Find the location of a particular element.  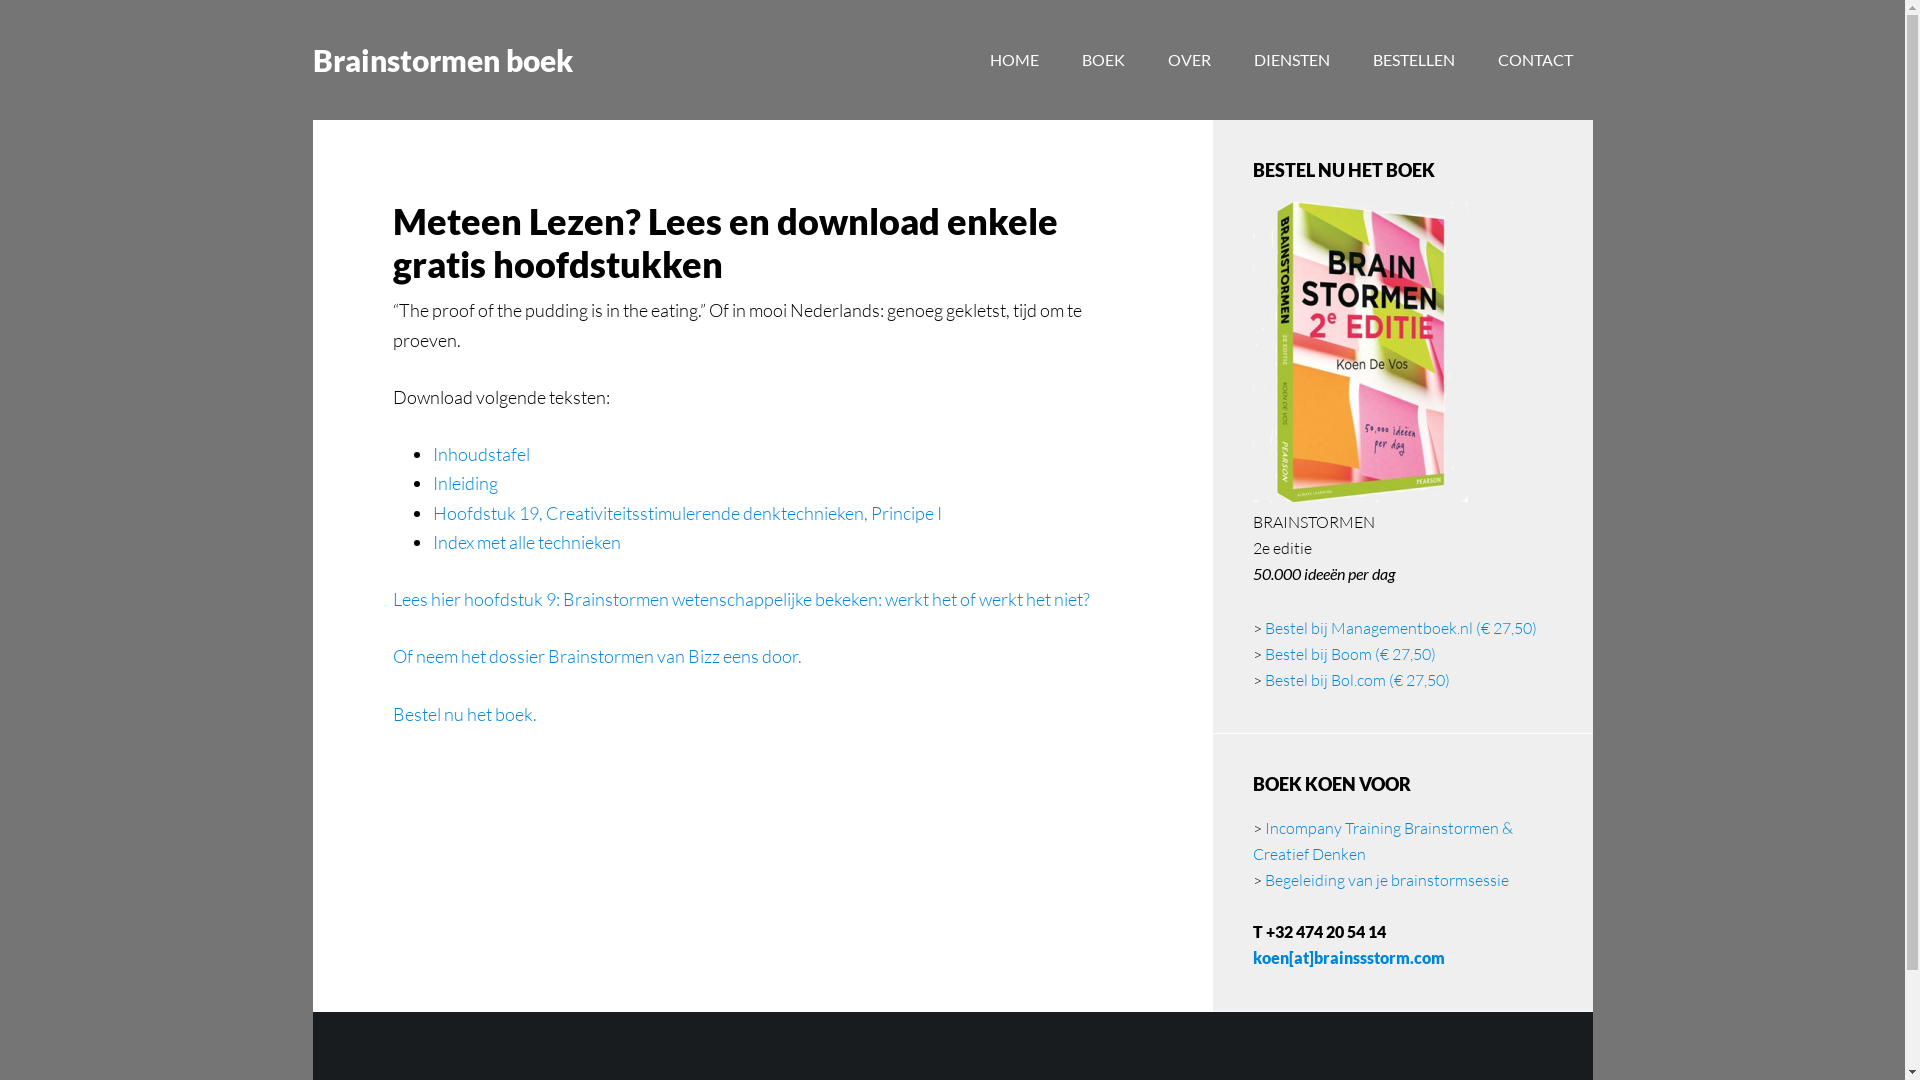

'Bestel nu het boek.' is located at coordinates (463, 712).